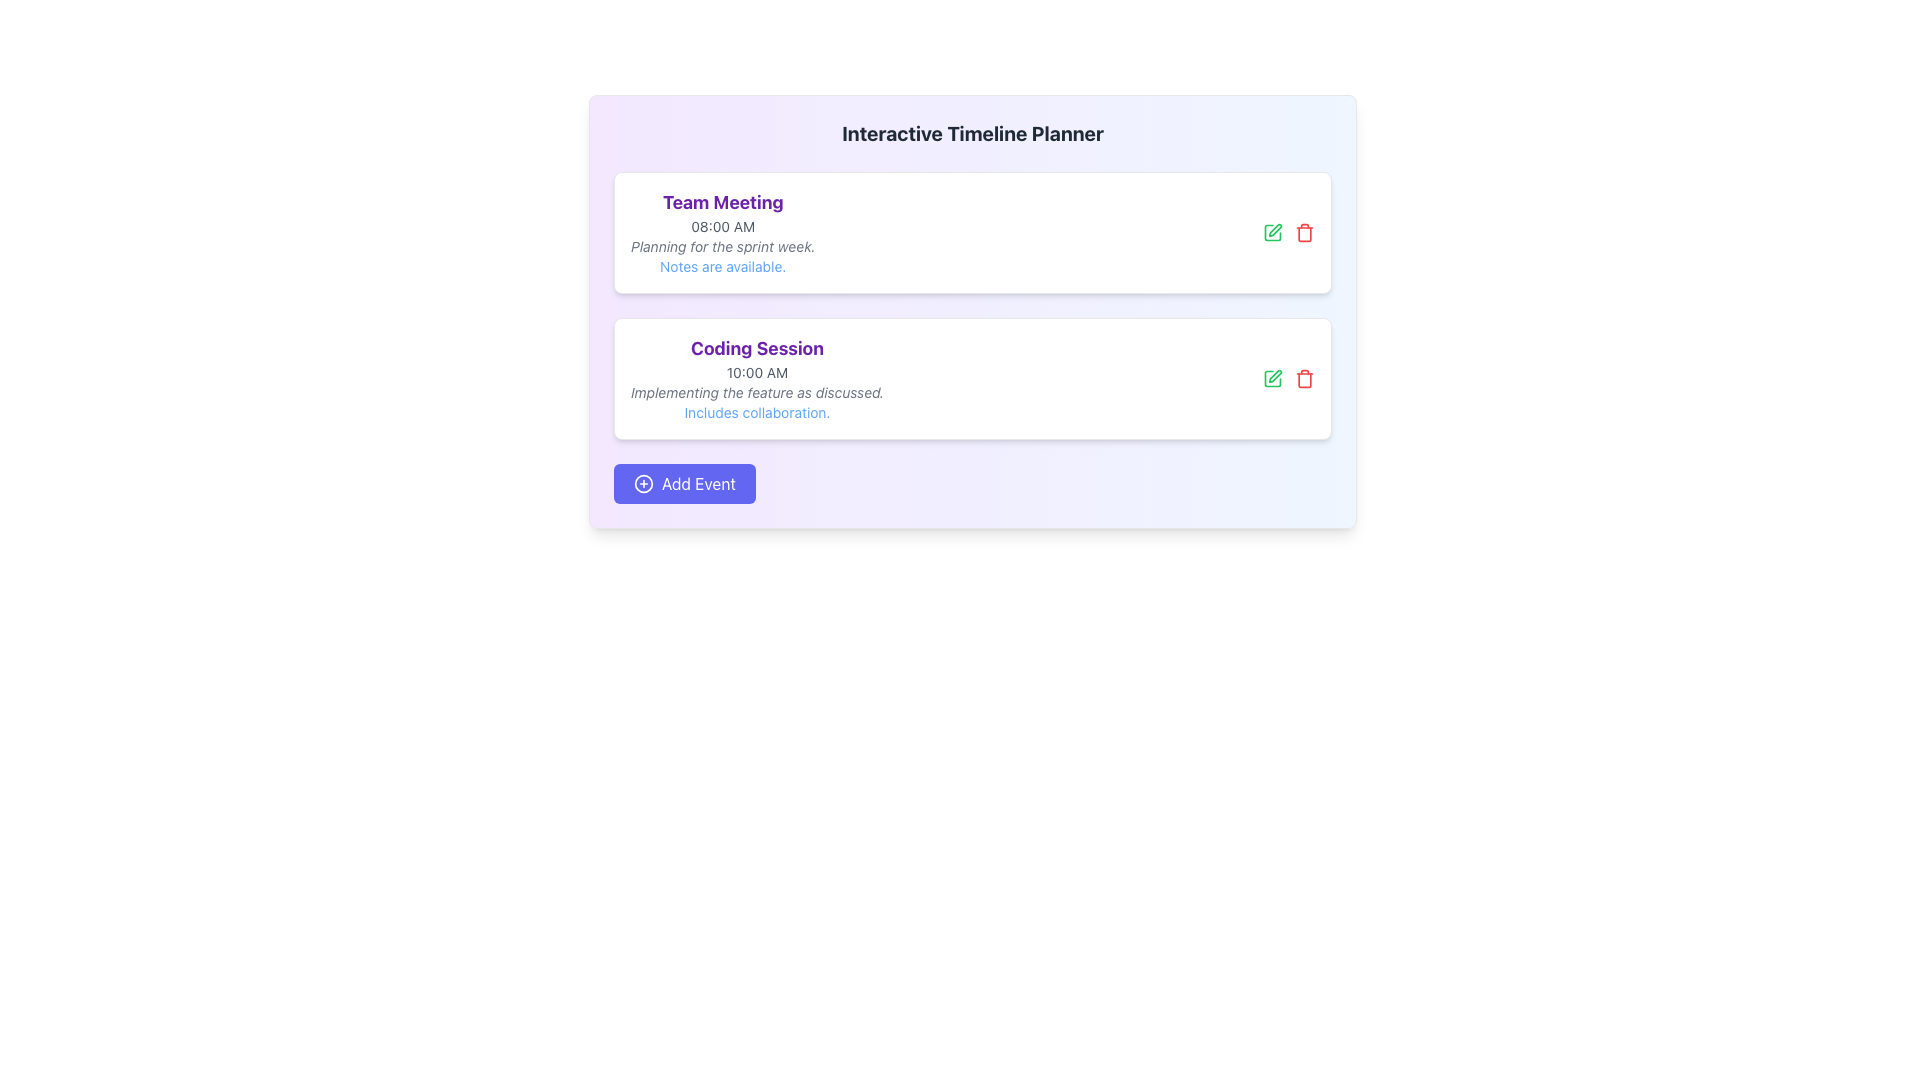  What do you see at coordinates (684, 483) in the screenshot?
I see `the rectangular button with a rounded border and blue background labeled 'Add Event'` at bounding box center [684, 483].